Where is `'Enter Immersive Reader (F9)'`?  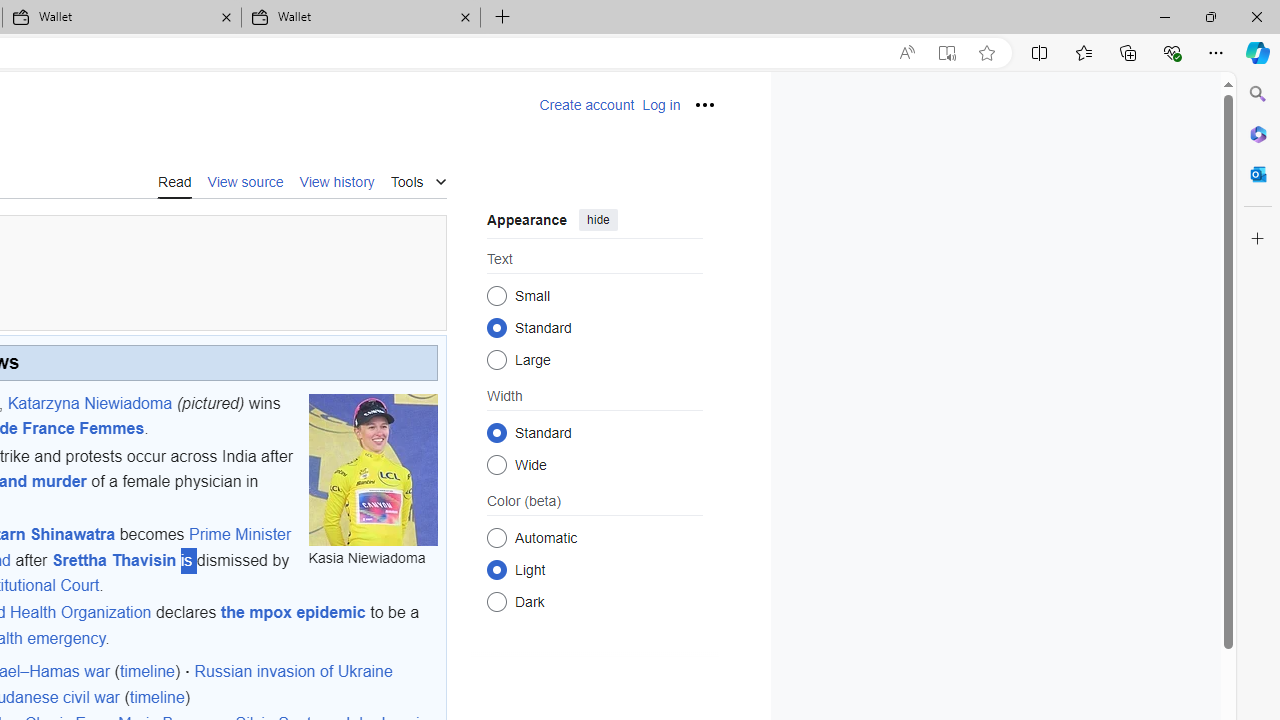
'Enter Immersive Reader (F9)' is located at coordinates (945, 52).